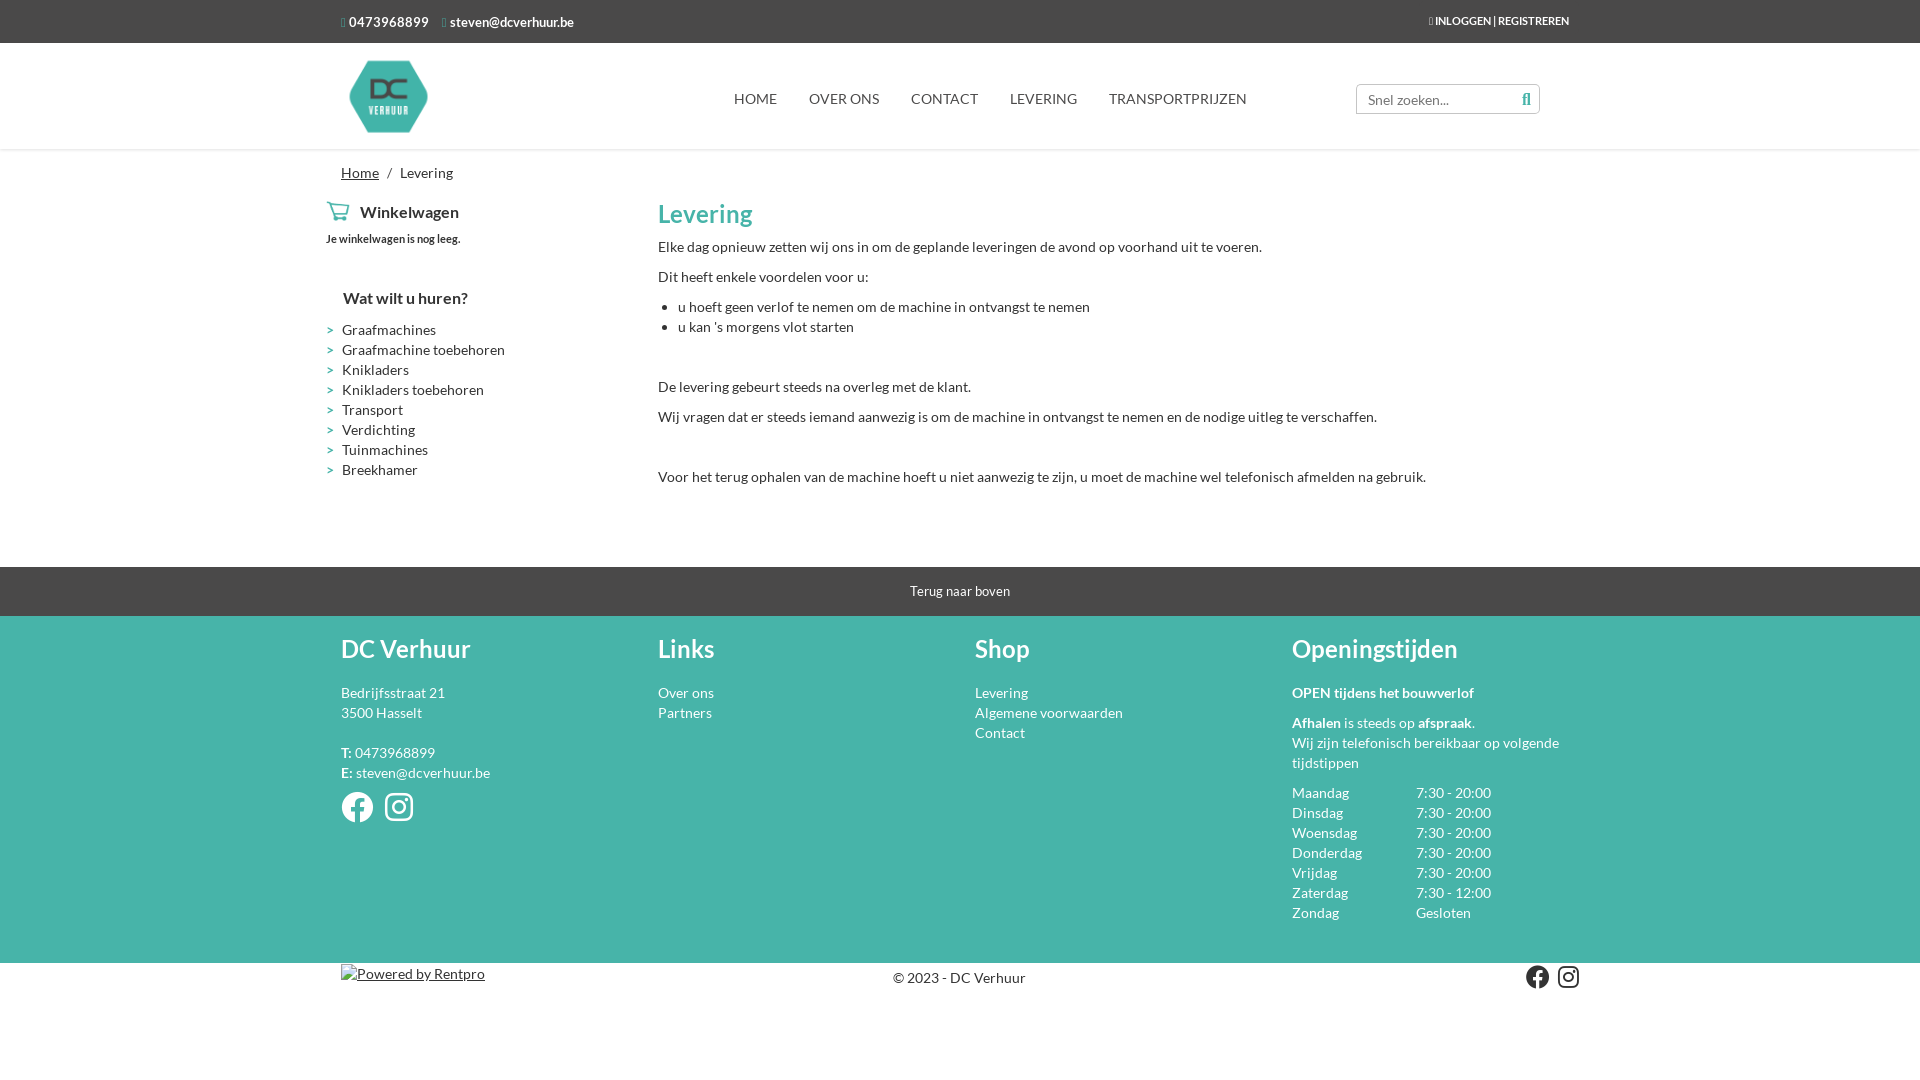  Describe the element at coordinates (340, 171) in the screenshot. I see `'Home'` at that location.